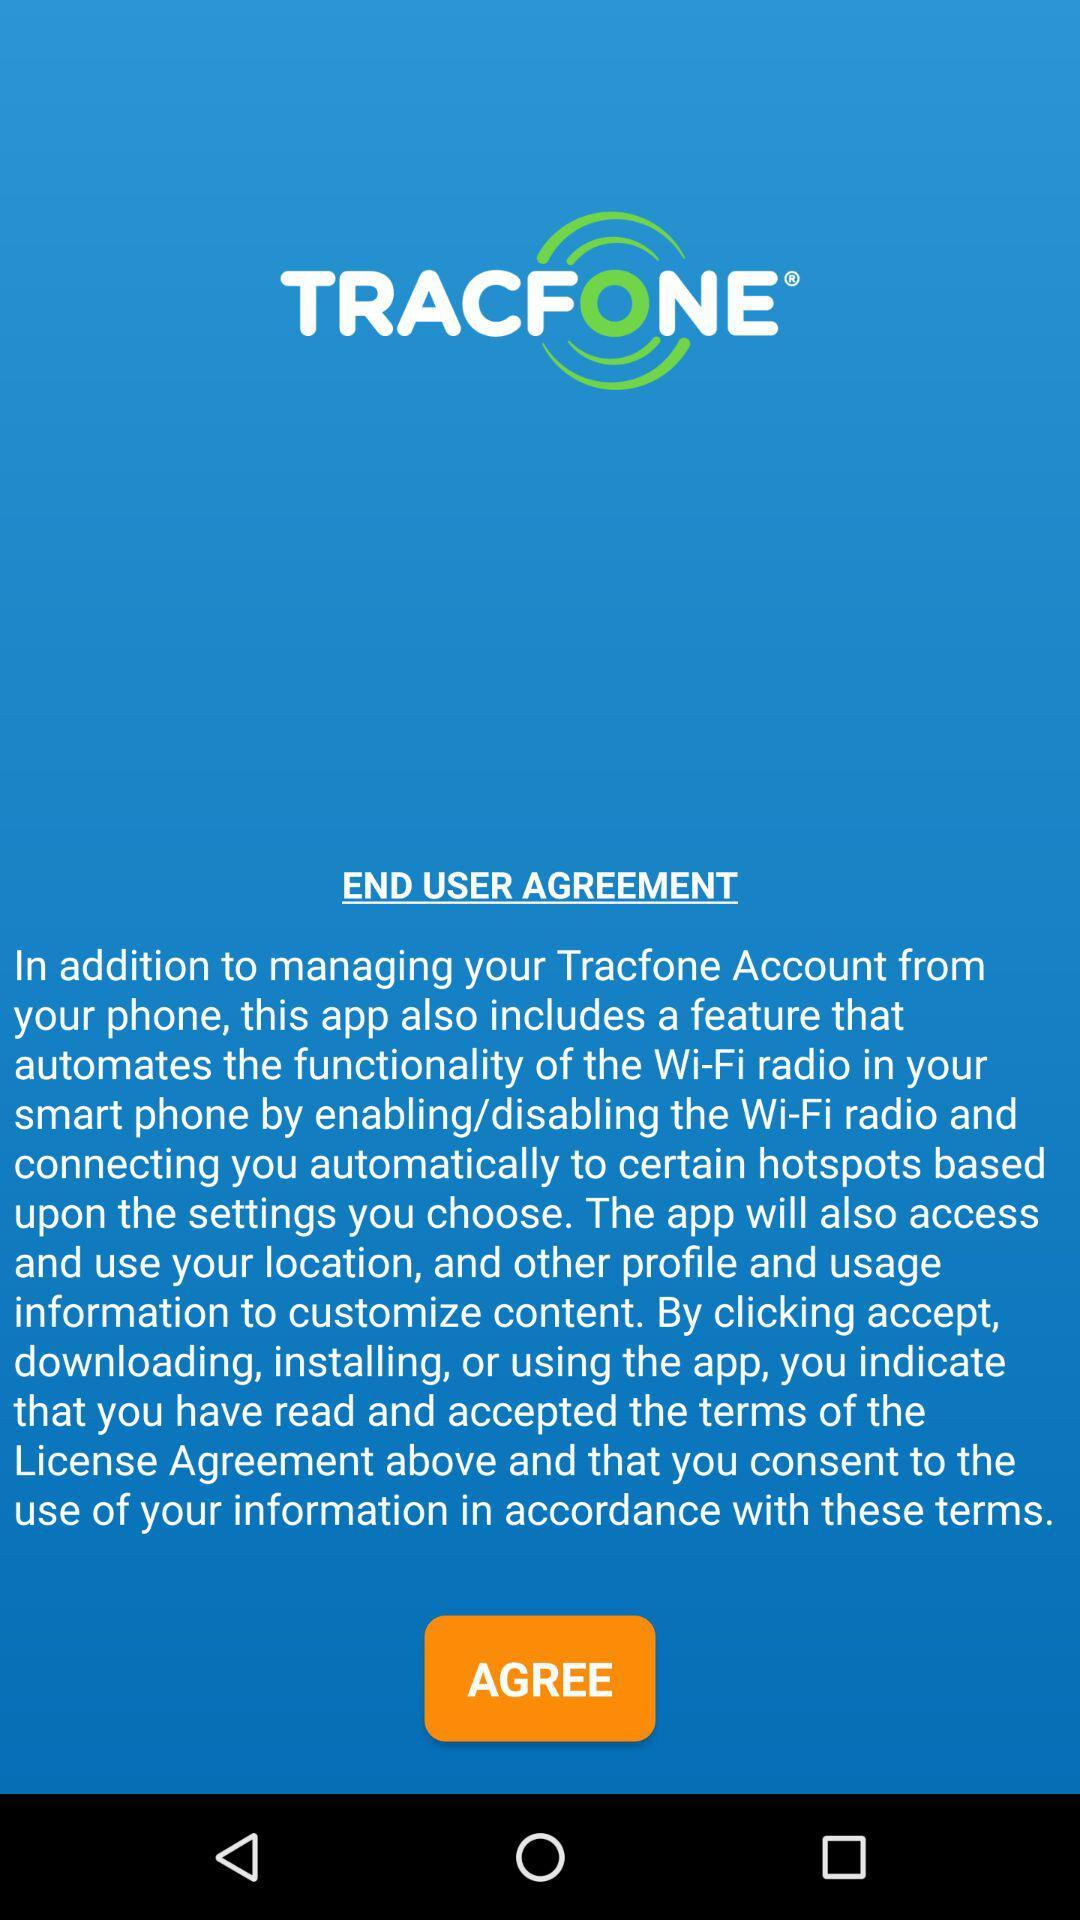 This screenshot has width=1080, height=1920. I want to click on icon below in addition to, so click(540, 1678).